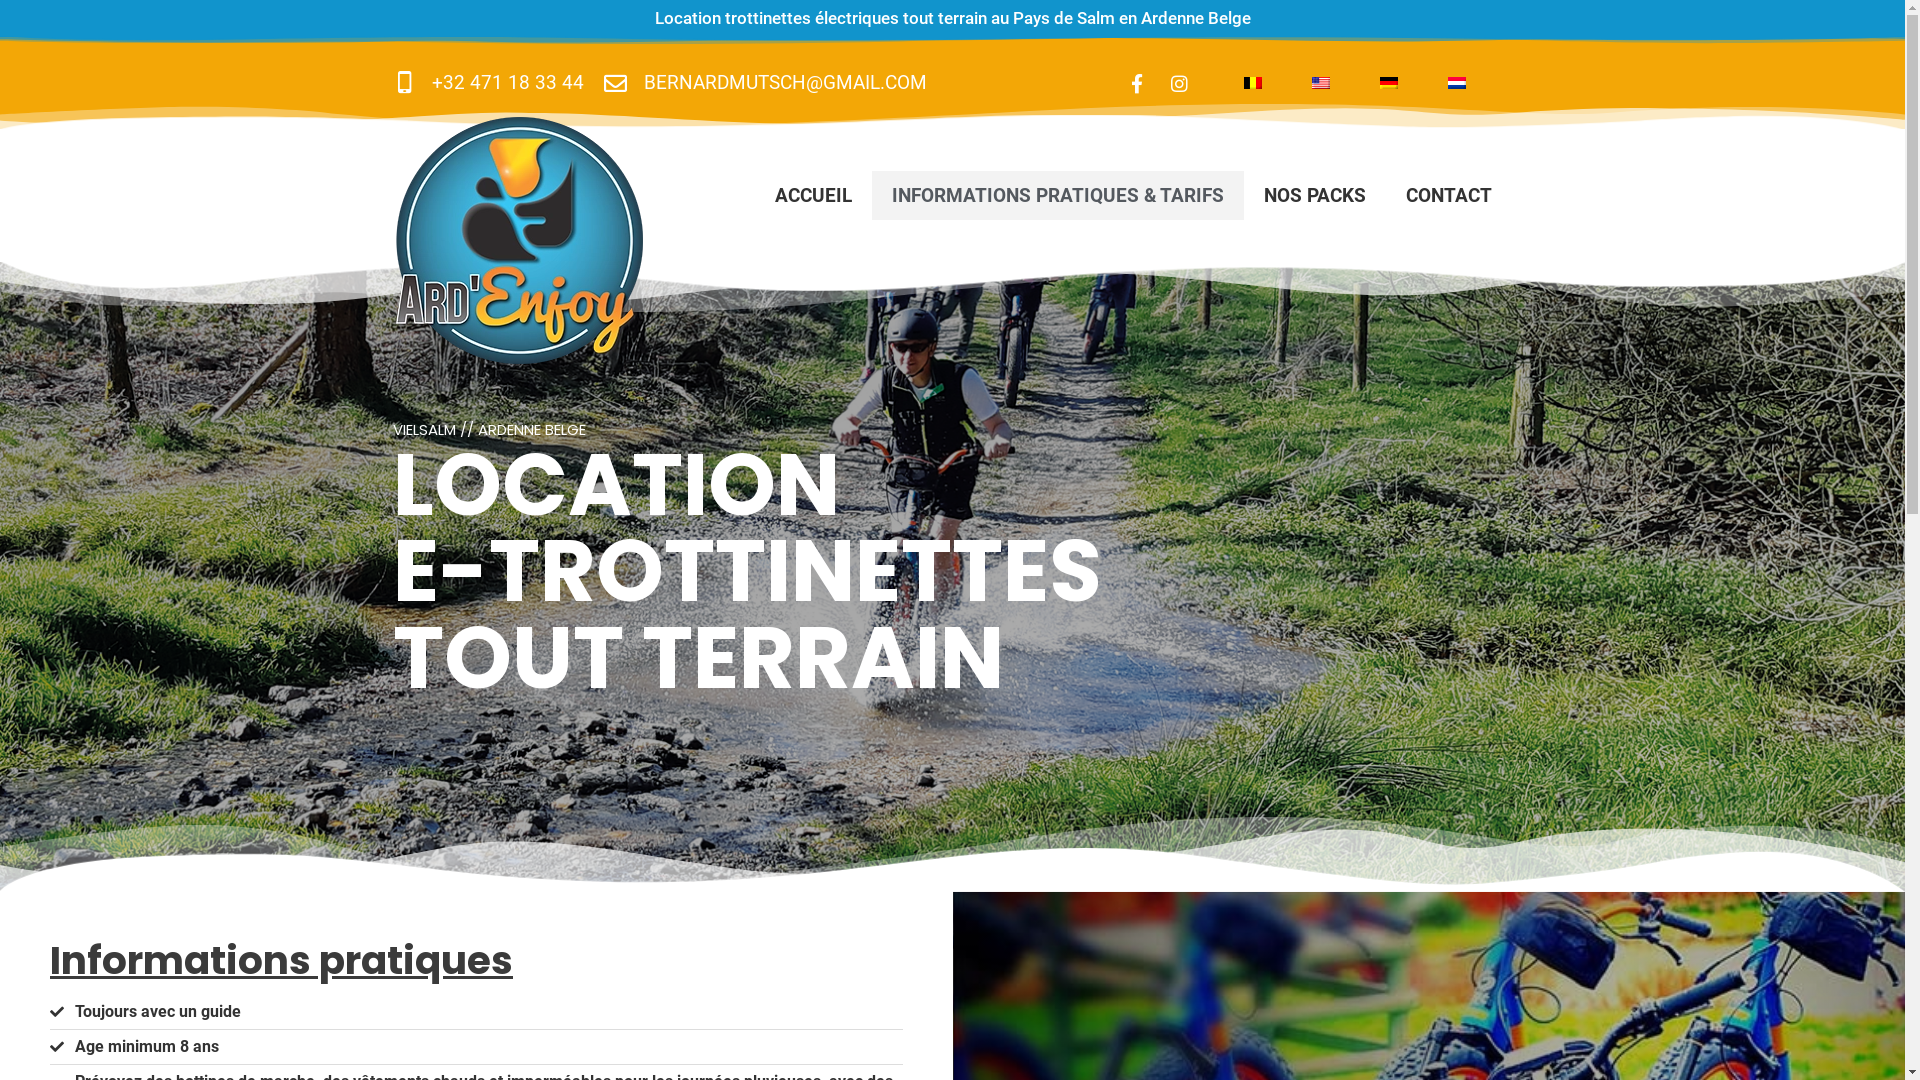 The height and width of the screenshot is (1080, 1920). What do you see at coordinates (1315, 195) in the screenshot?
I see `'NOS PACKS'` at bounding box center [1315, 195].